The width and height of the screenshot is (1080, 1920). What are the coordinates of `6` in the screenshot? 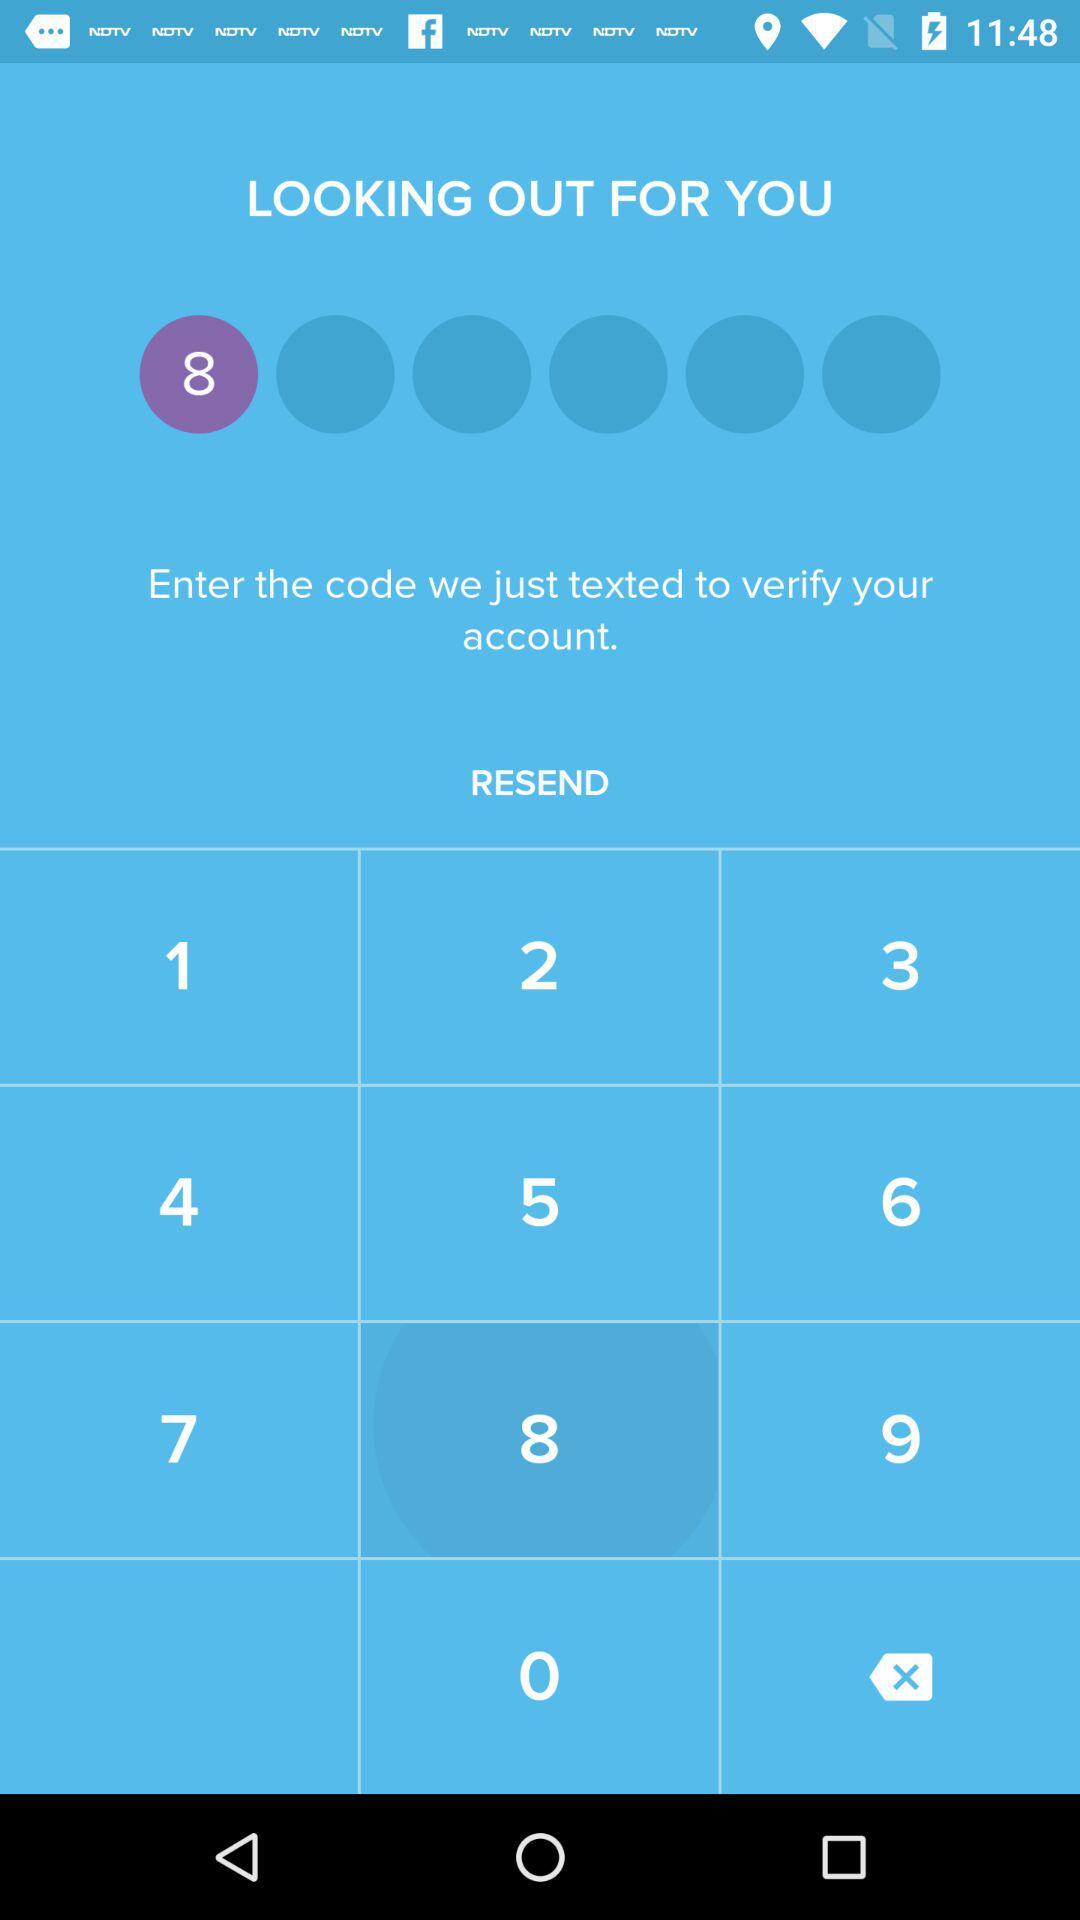 It's located at (900, 1202).